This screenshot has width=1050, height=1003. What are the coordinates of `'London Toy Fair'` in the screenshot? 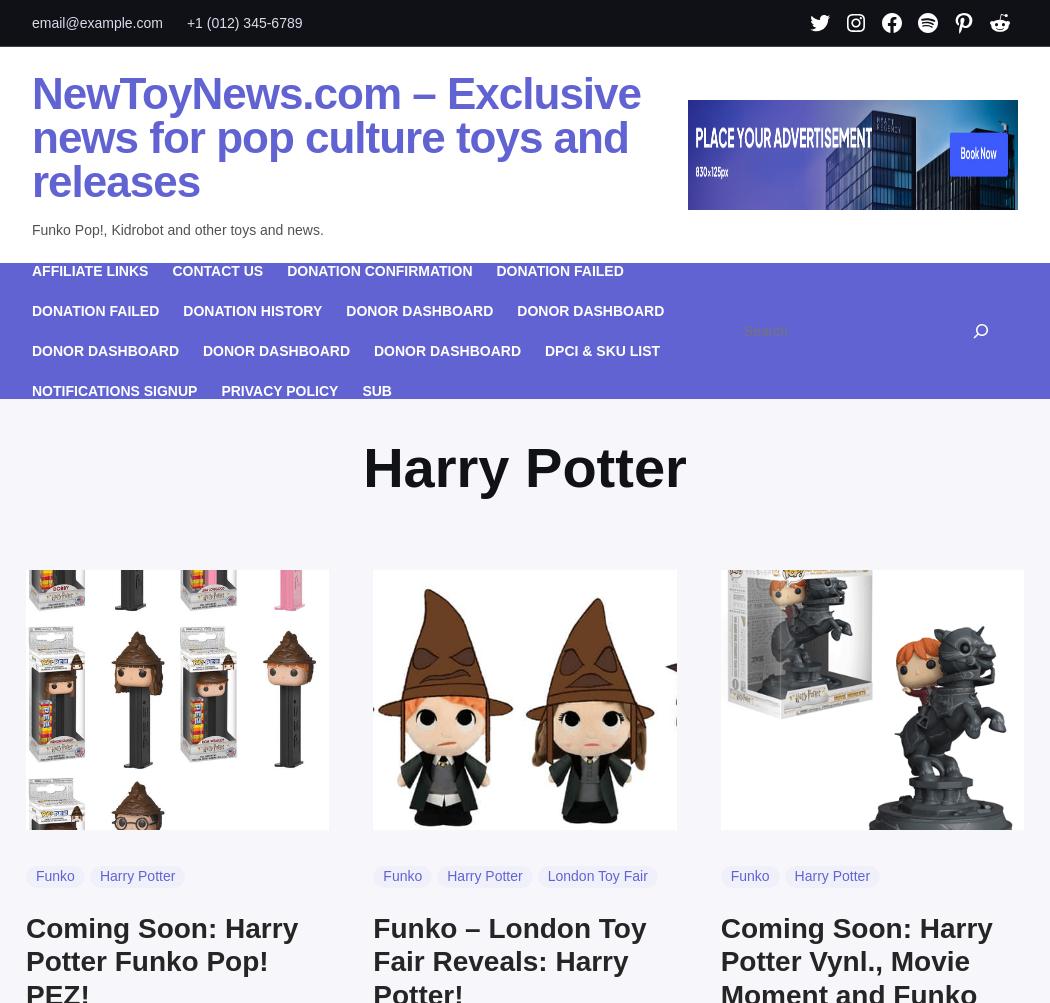 It's located at (596, 875).